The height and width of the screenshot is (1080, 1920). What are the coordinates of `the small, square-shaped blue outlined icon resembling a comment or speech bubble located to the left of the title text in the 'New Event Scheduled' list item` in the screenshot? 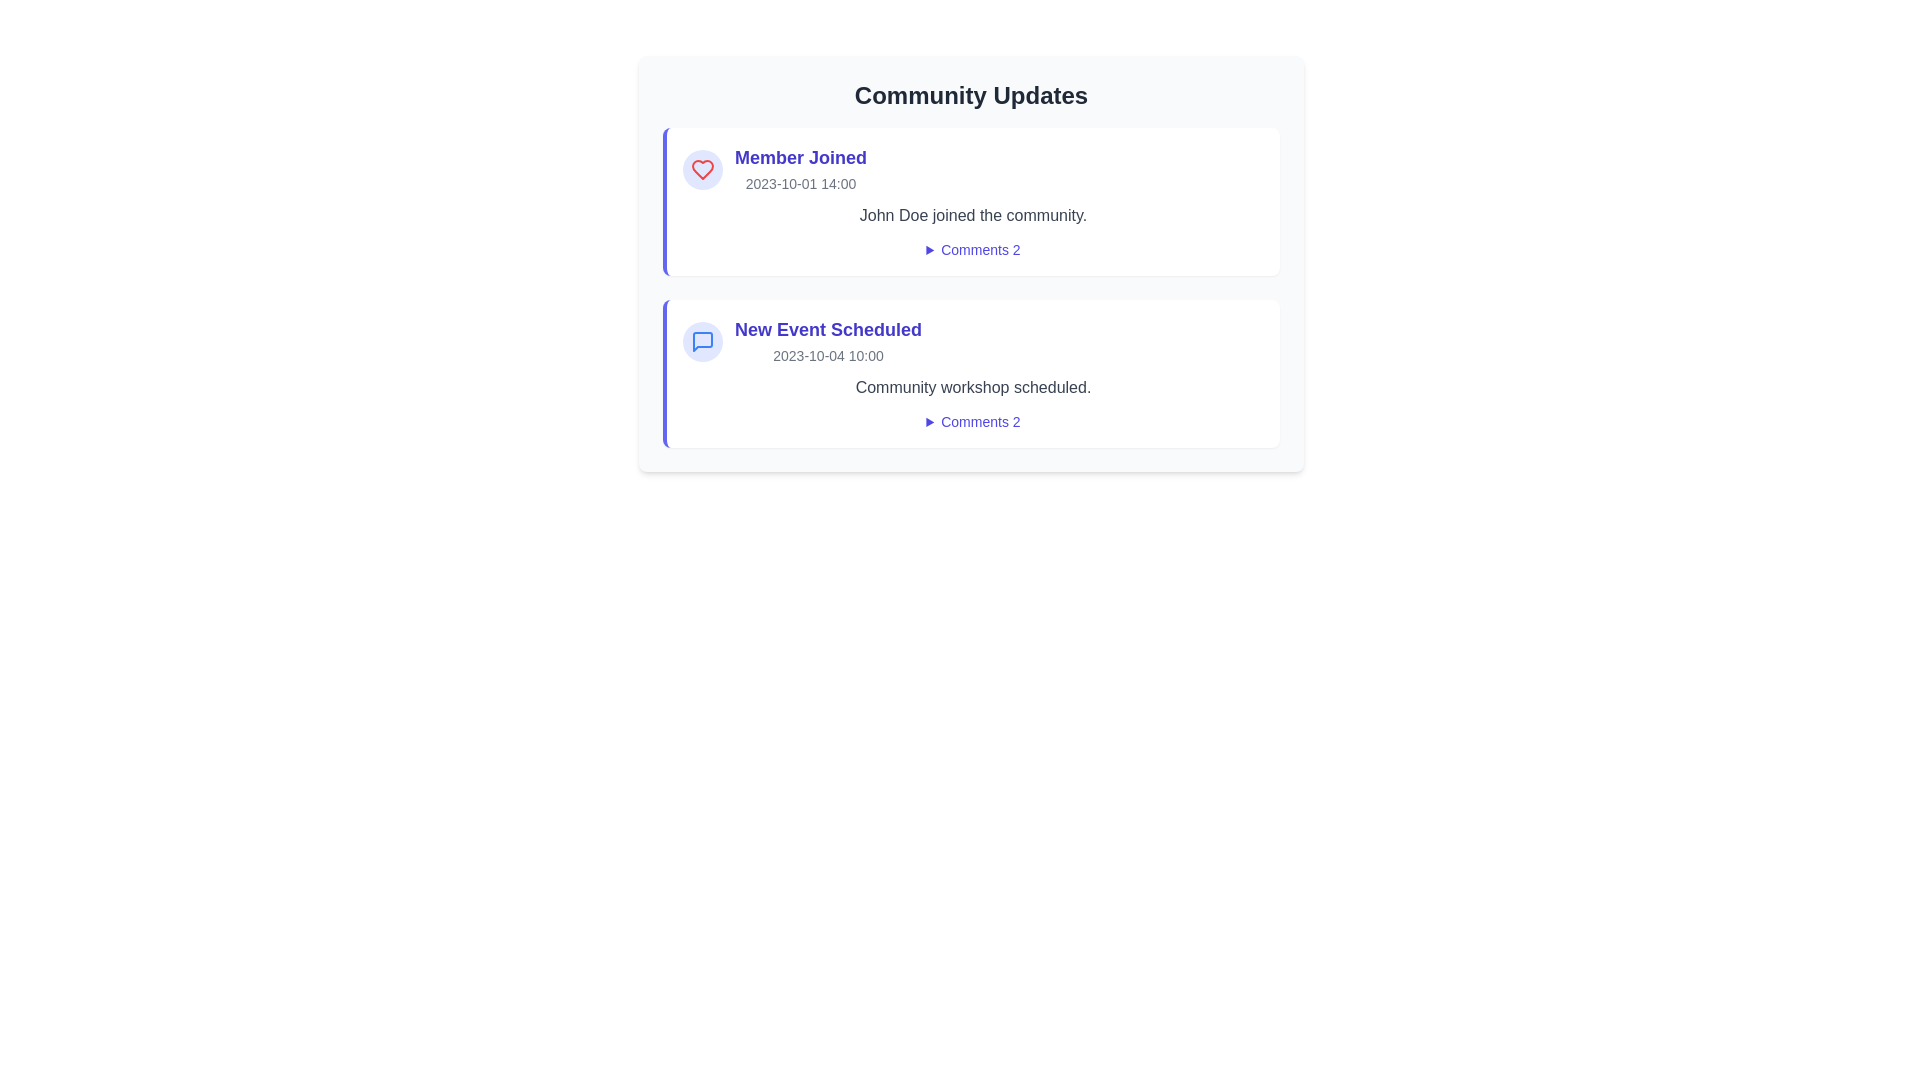 It's located at (702, 341).